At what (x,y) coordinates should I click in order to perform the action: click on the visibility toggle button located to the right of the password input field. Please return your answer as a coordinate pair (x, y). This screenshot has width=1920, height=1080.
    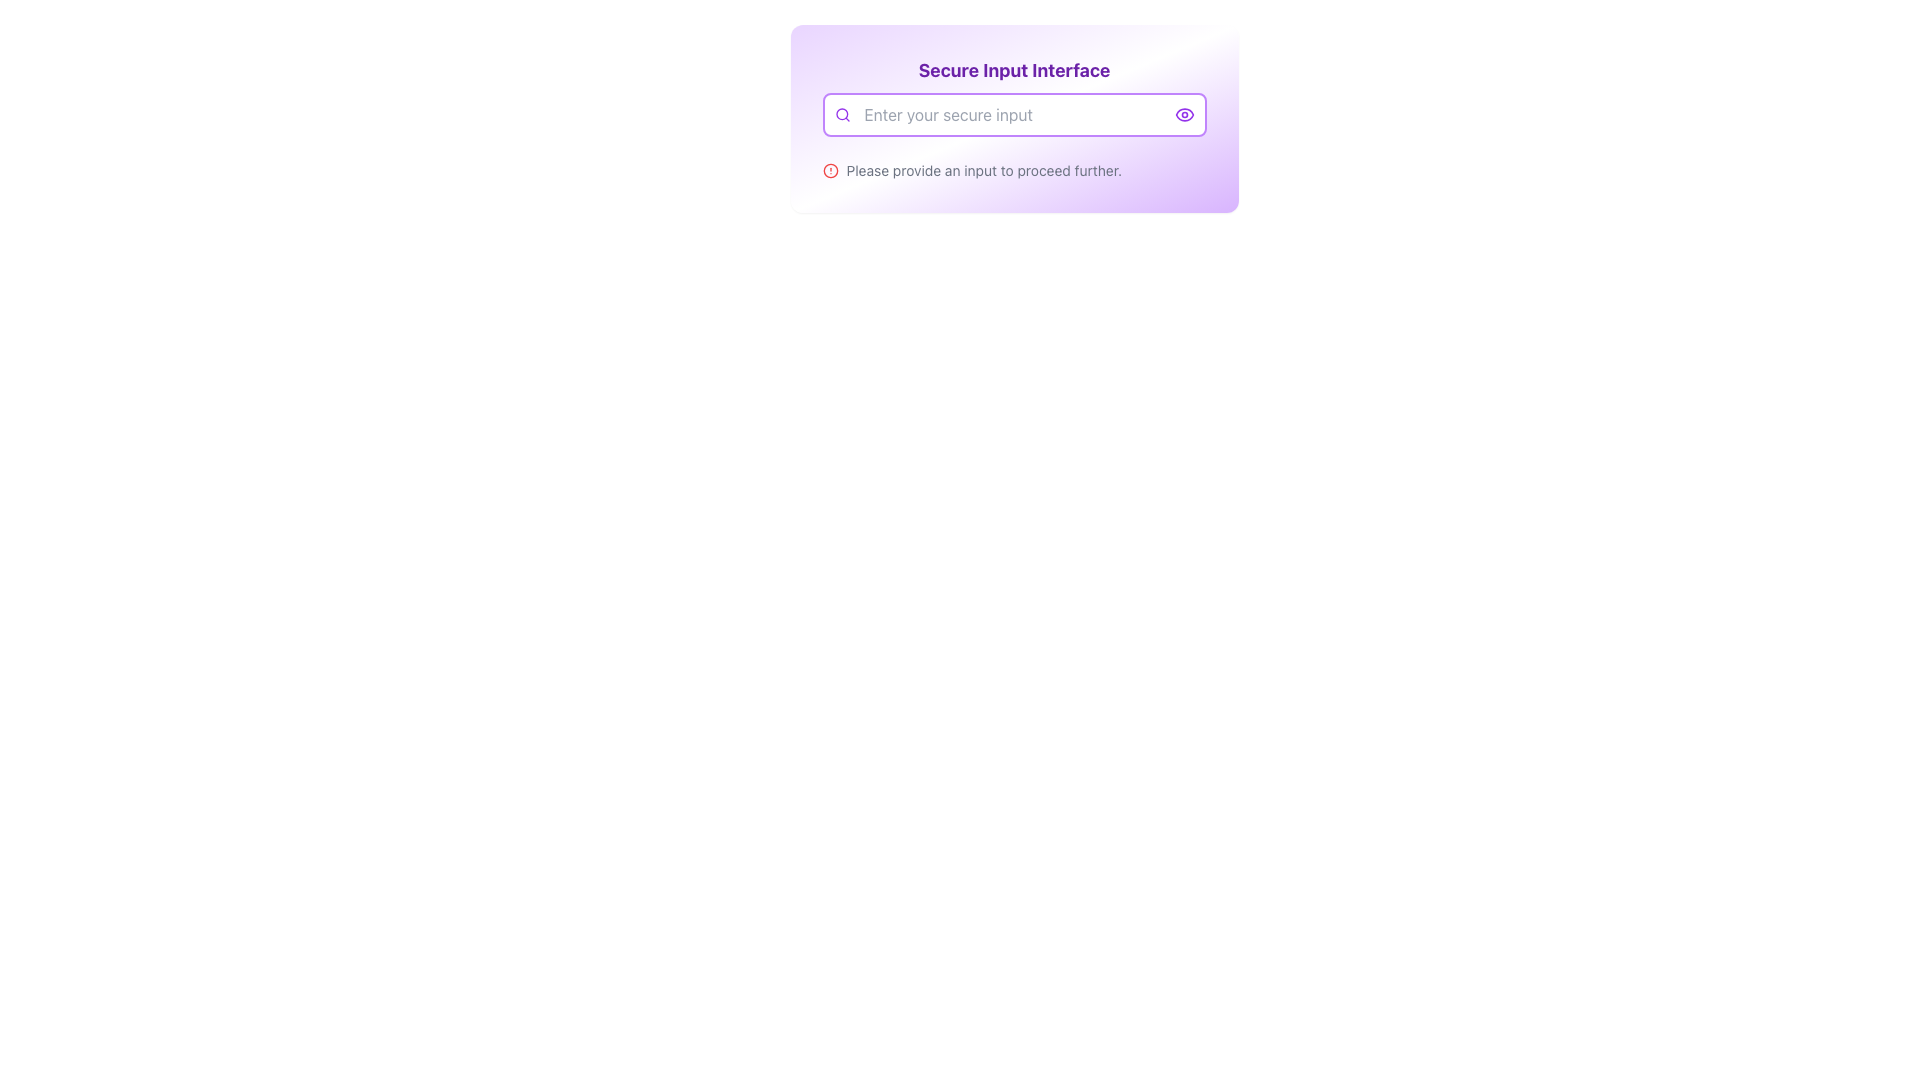
    Looking at the image, I should click on (1184, 115).